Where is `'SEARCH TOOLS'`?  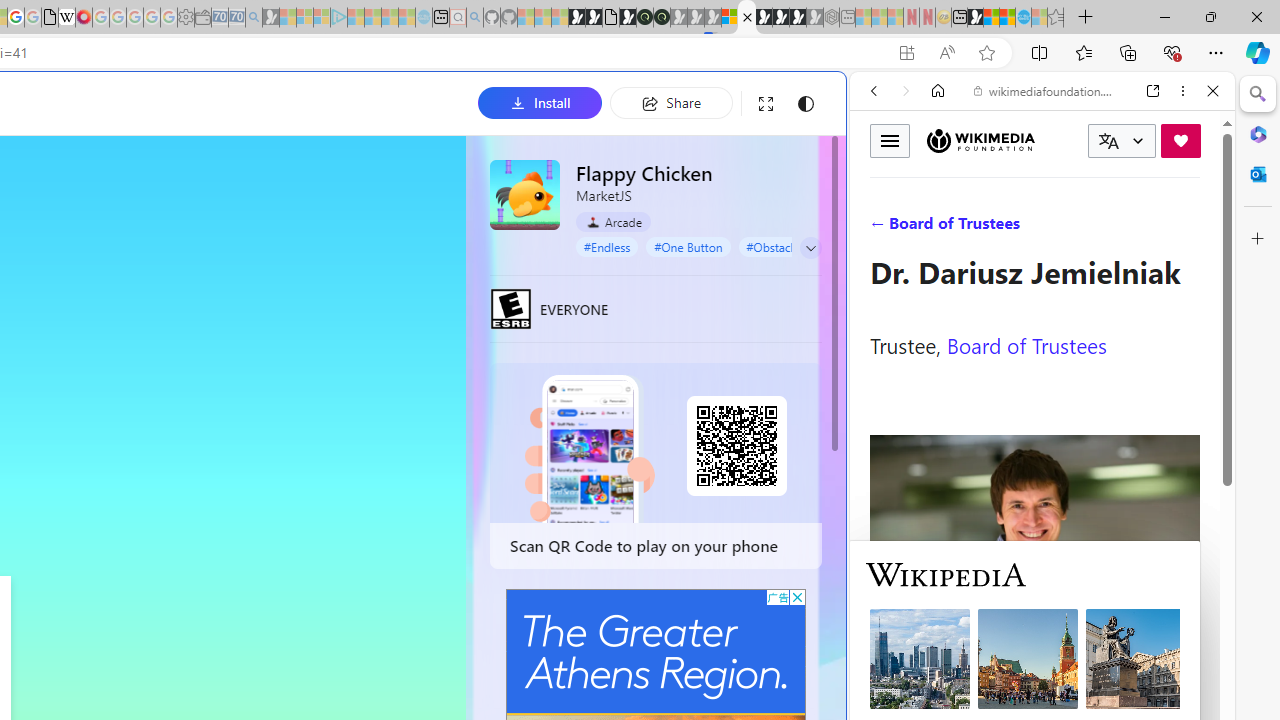 'SEARCH TOOLS' is located at coordinates (1092, 227).